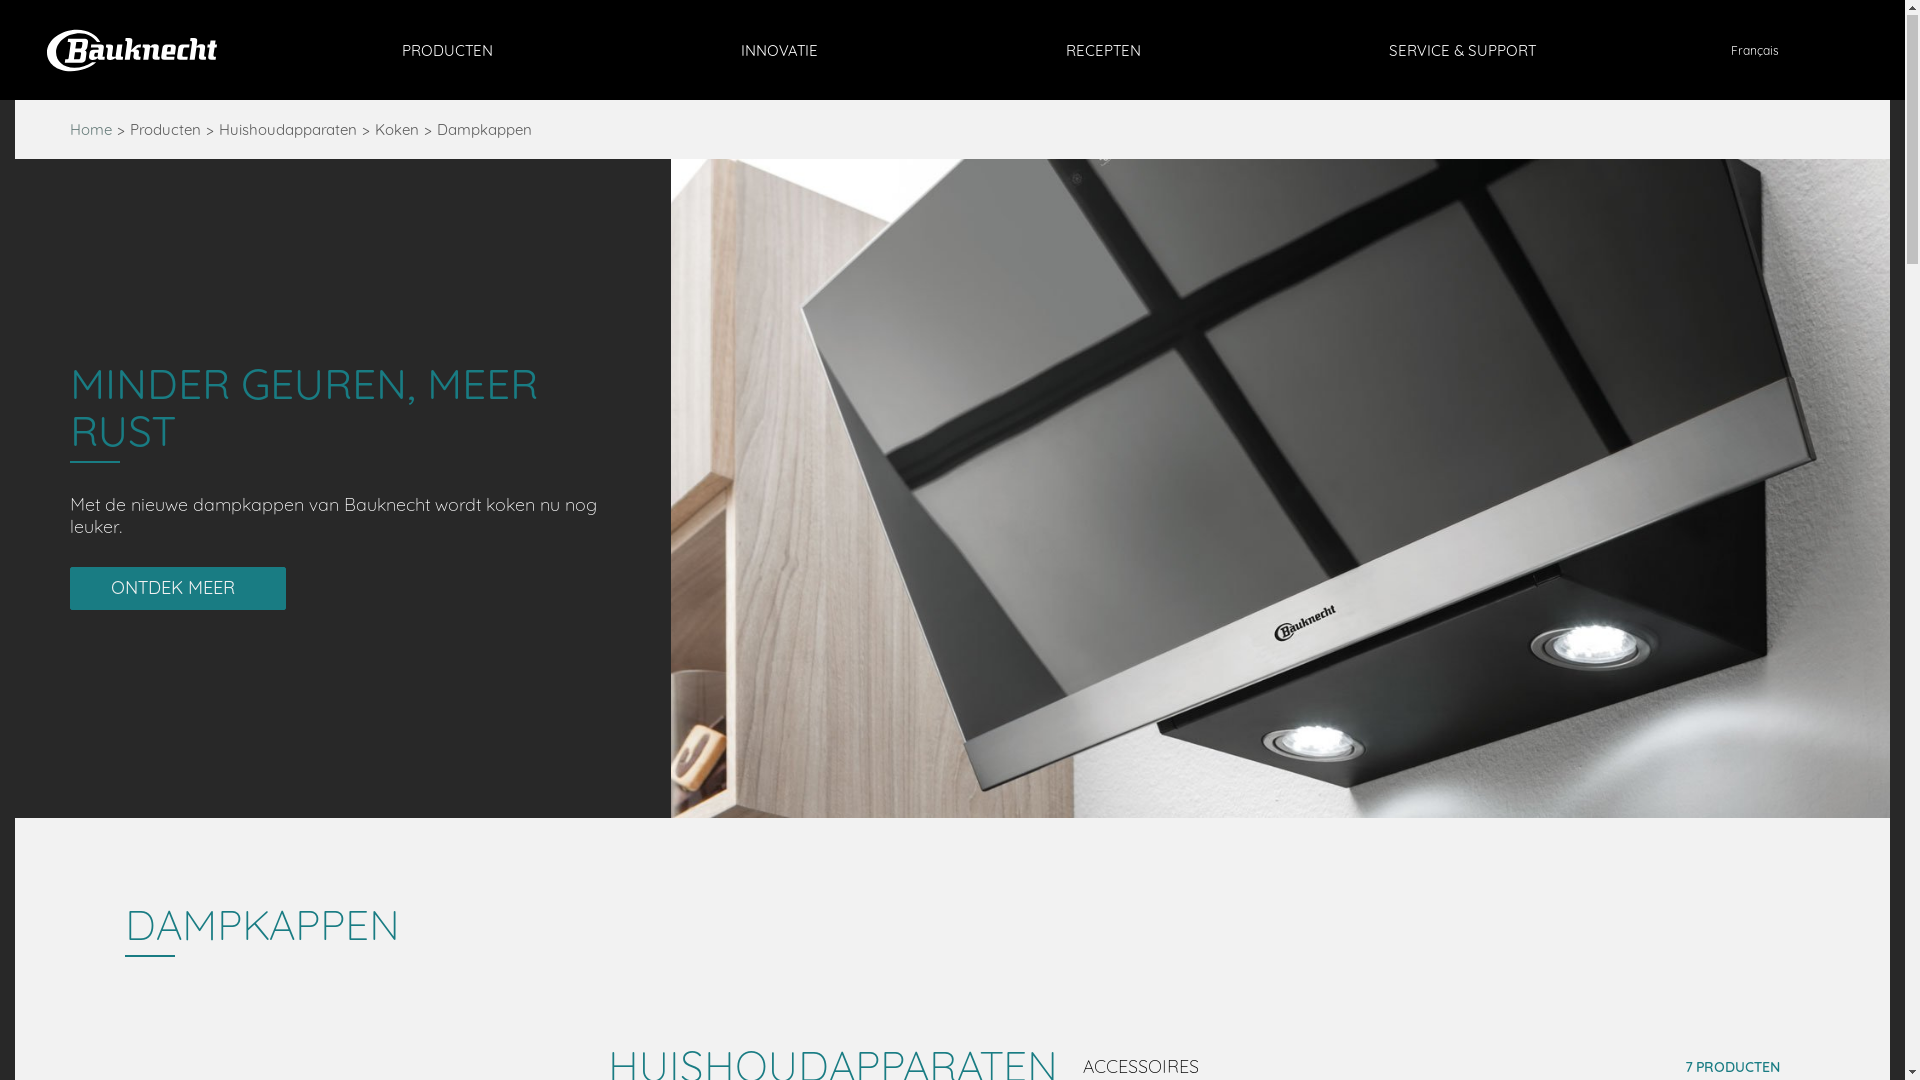  I want to click on 'ACCESSOIRES', so click(1152, 1065).